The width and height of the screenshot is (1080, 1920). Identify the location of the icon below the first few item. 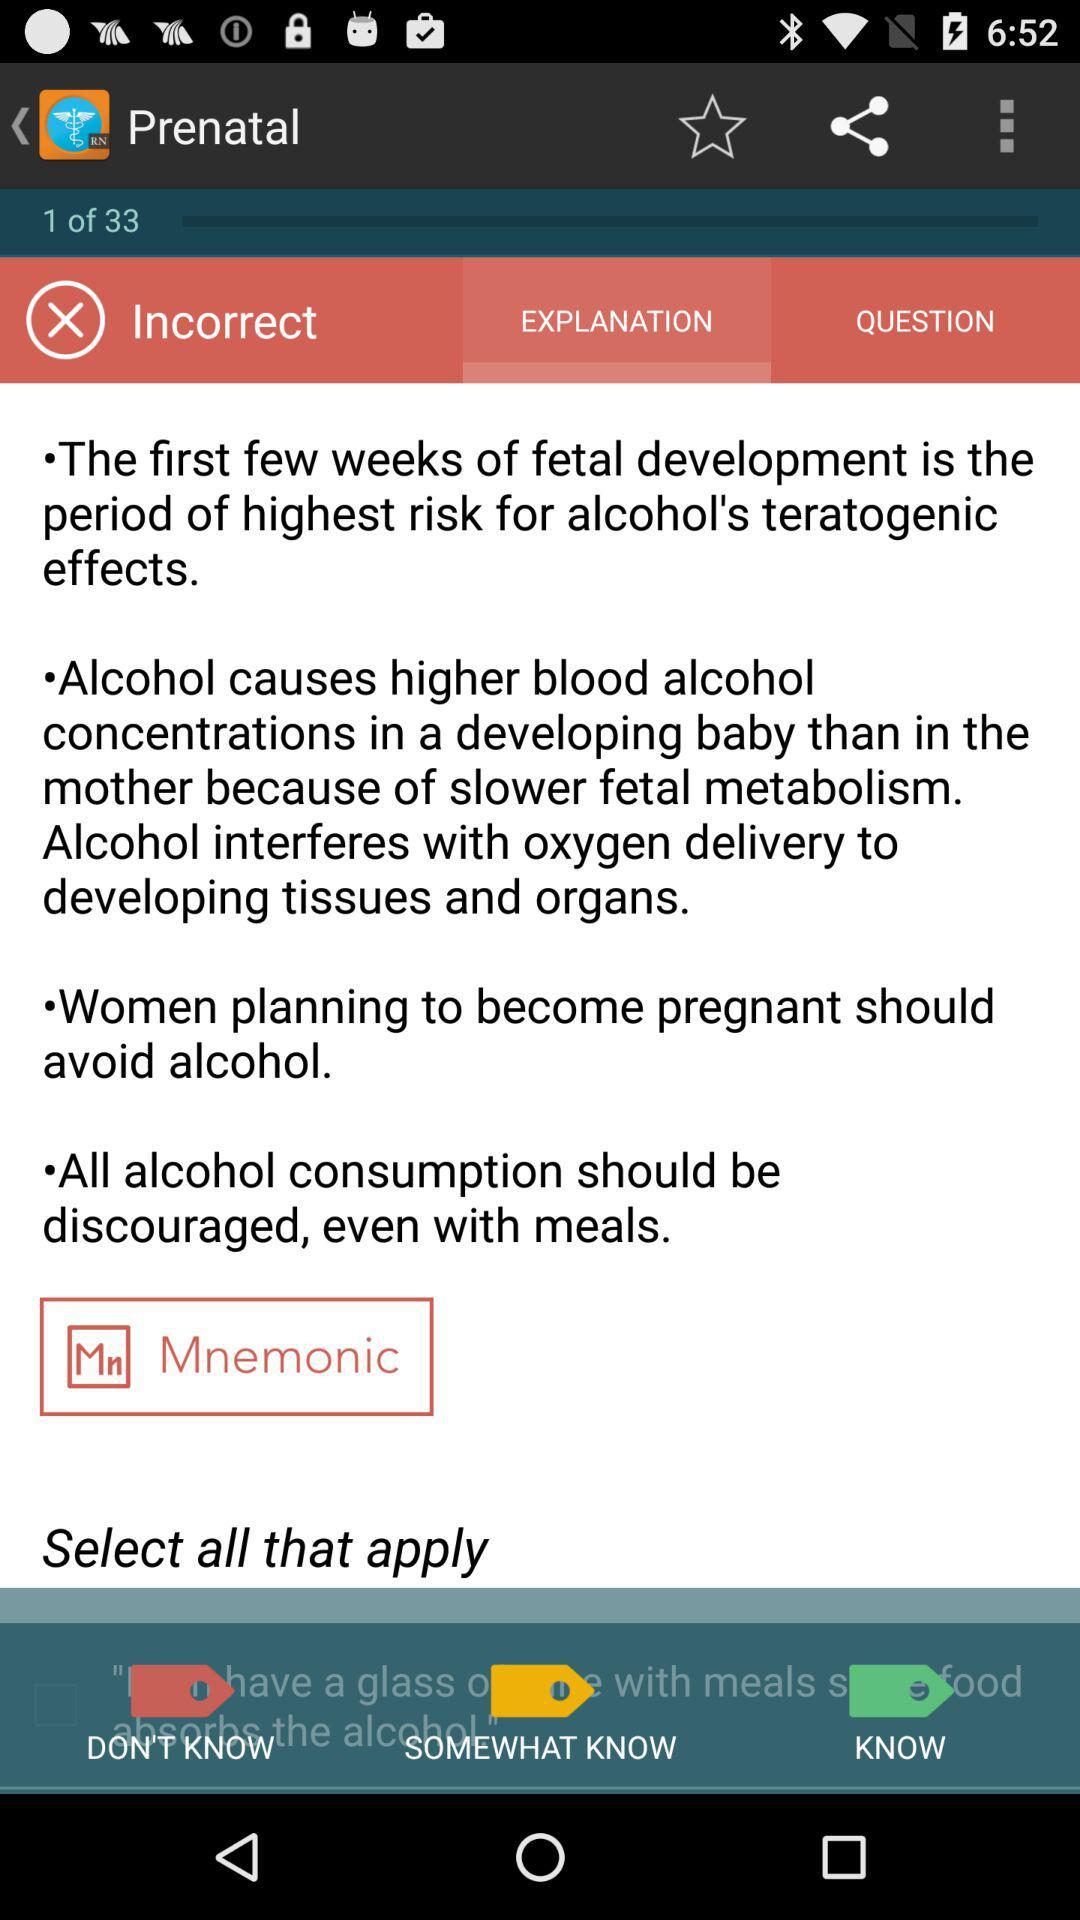
(898, 1689).